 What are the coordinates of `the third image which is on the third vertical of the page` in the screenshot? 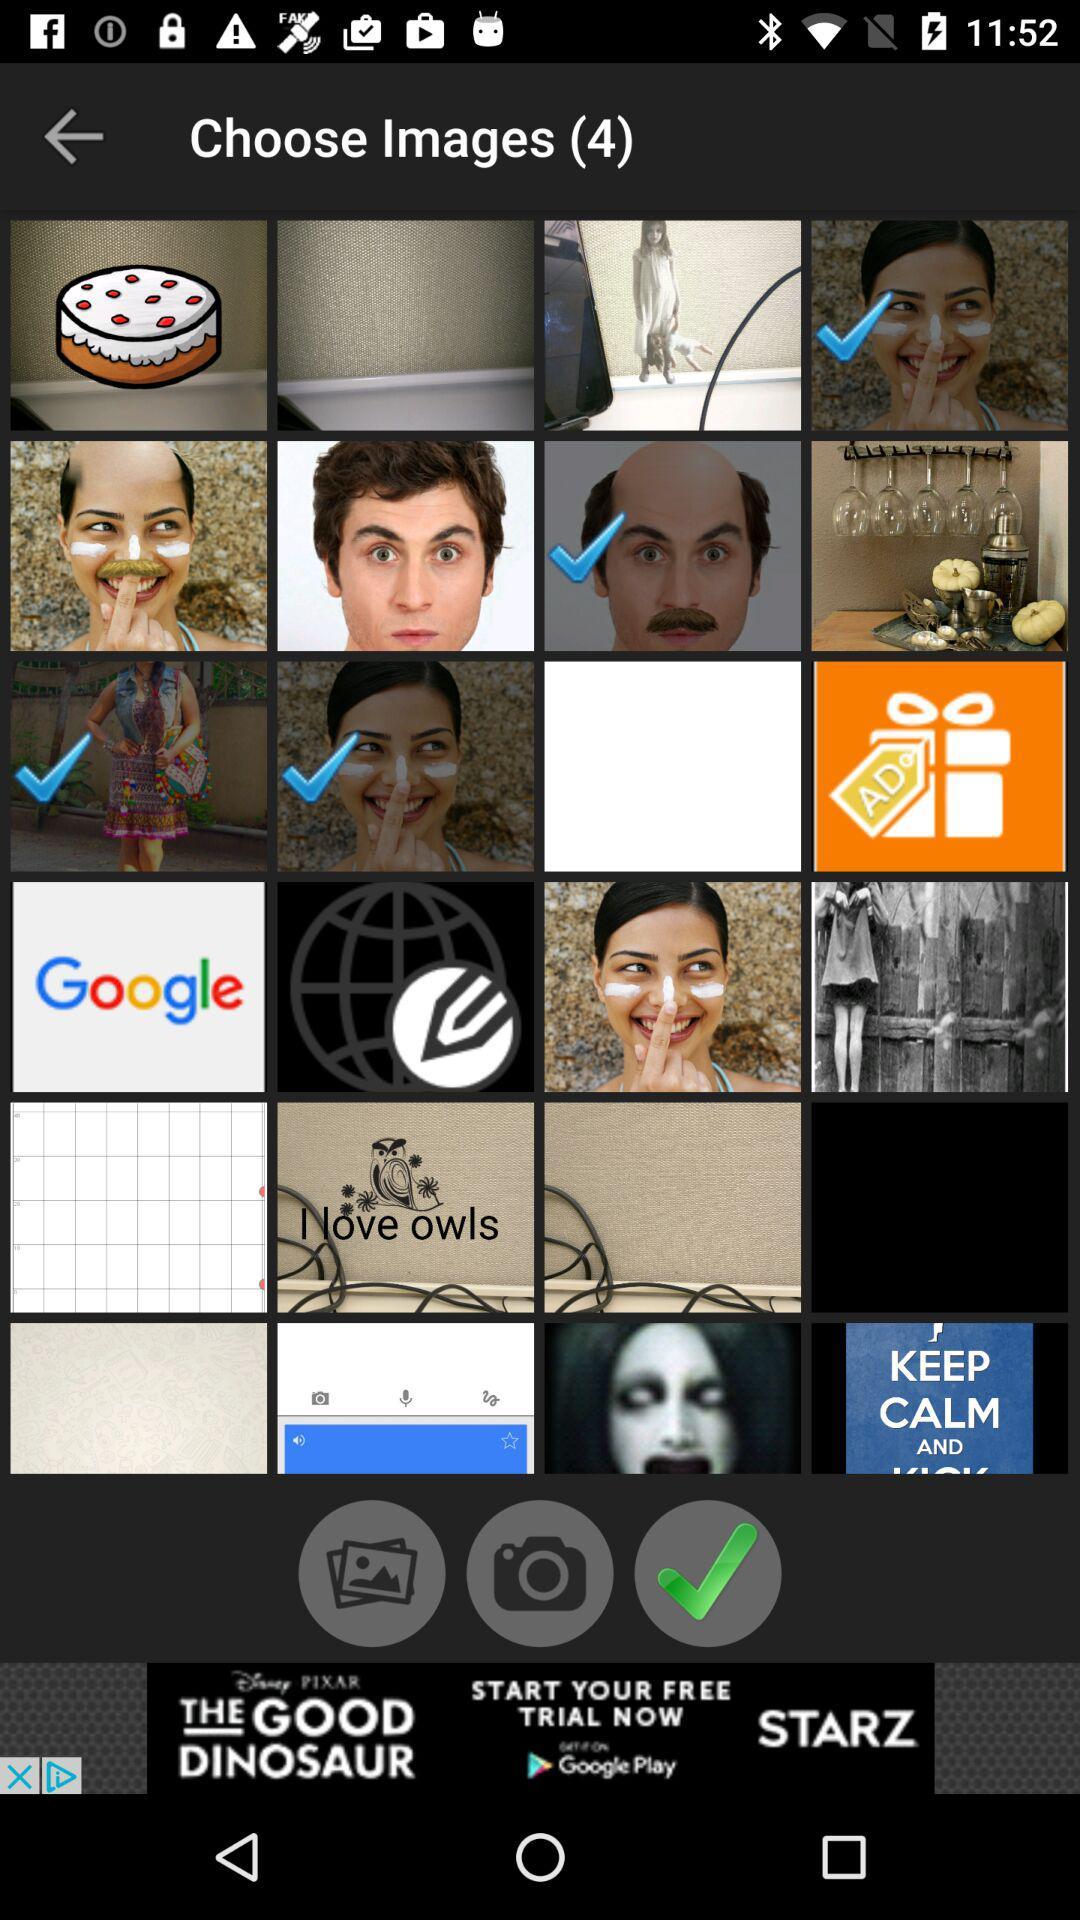 It's located at (672, 766).